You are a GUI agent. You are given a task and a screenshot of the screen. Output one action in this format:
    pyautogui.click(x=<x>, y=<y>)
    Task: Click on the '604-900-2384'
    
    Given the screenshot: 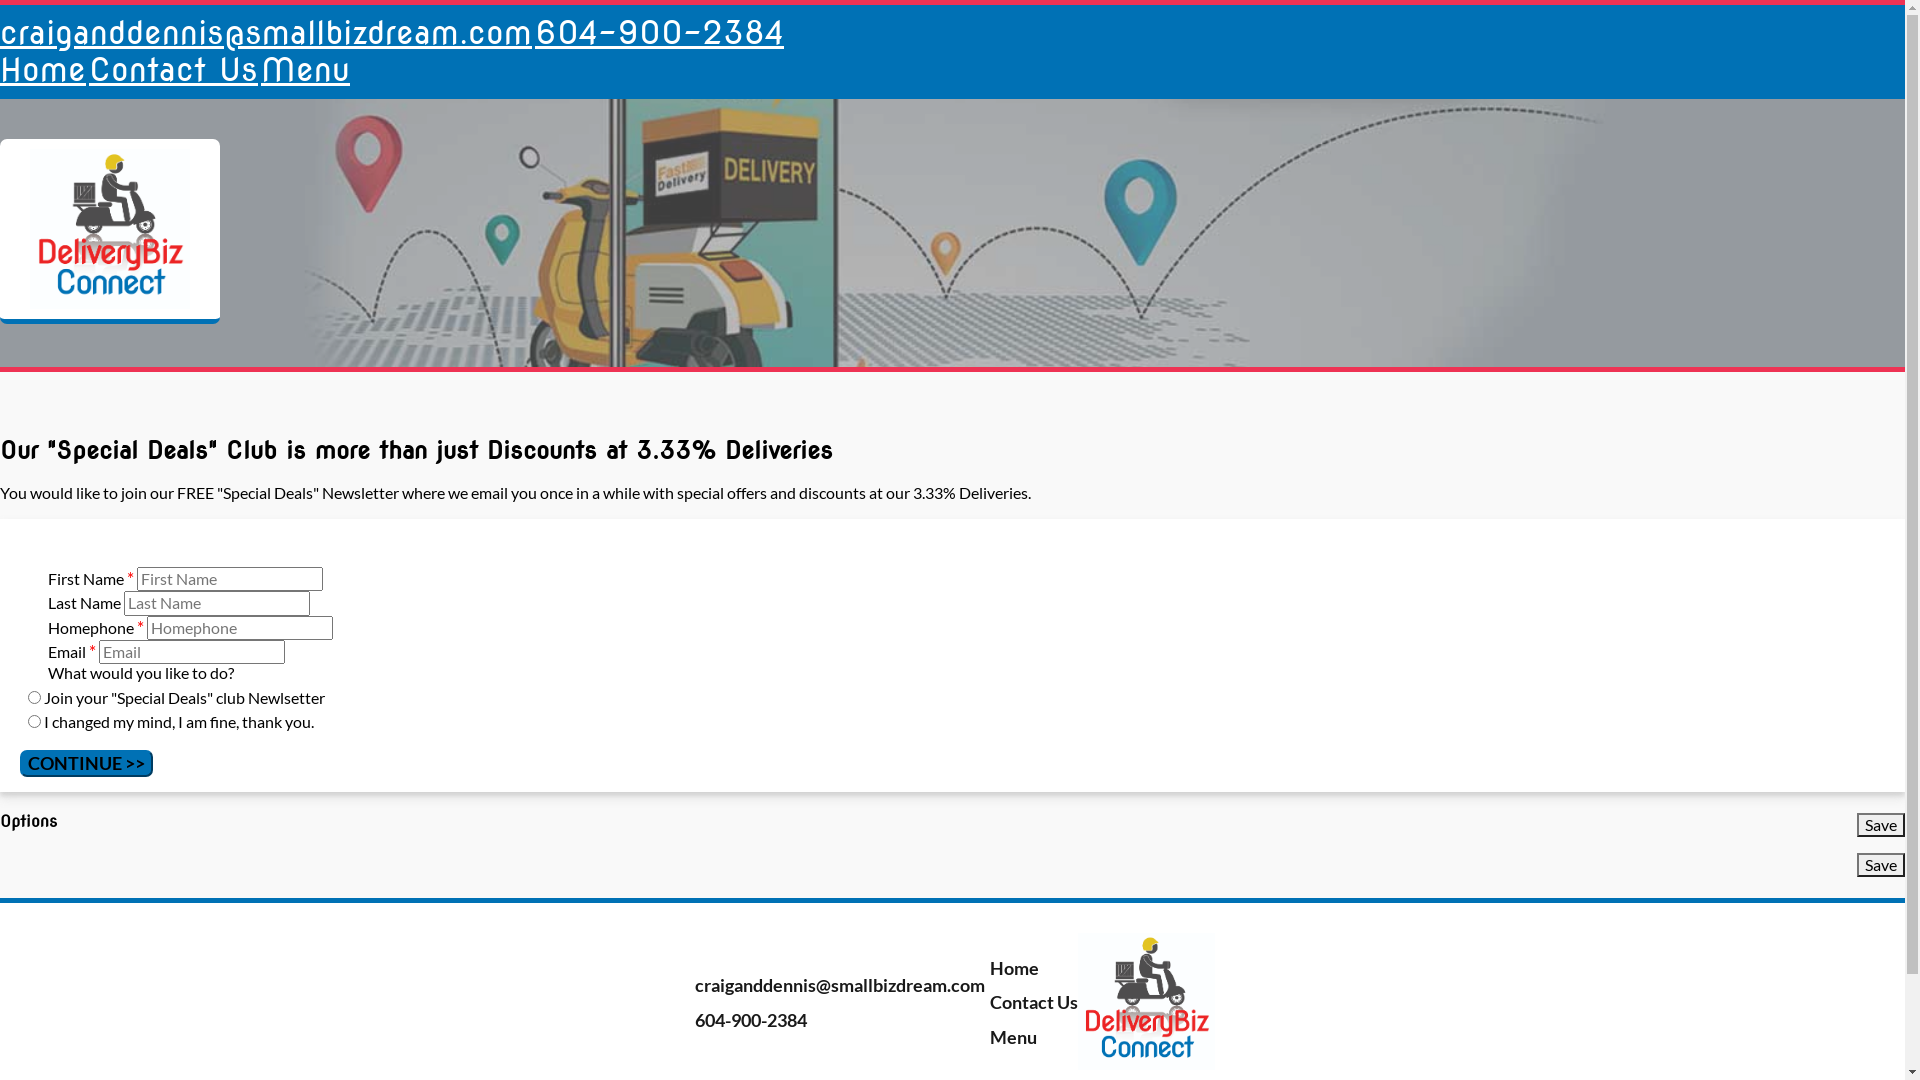 What is the action you would take?
    pyautogui.click(x=747, y=1019)
    